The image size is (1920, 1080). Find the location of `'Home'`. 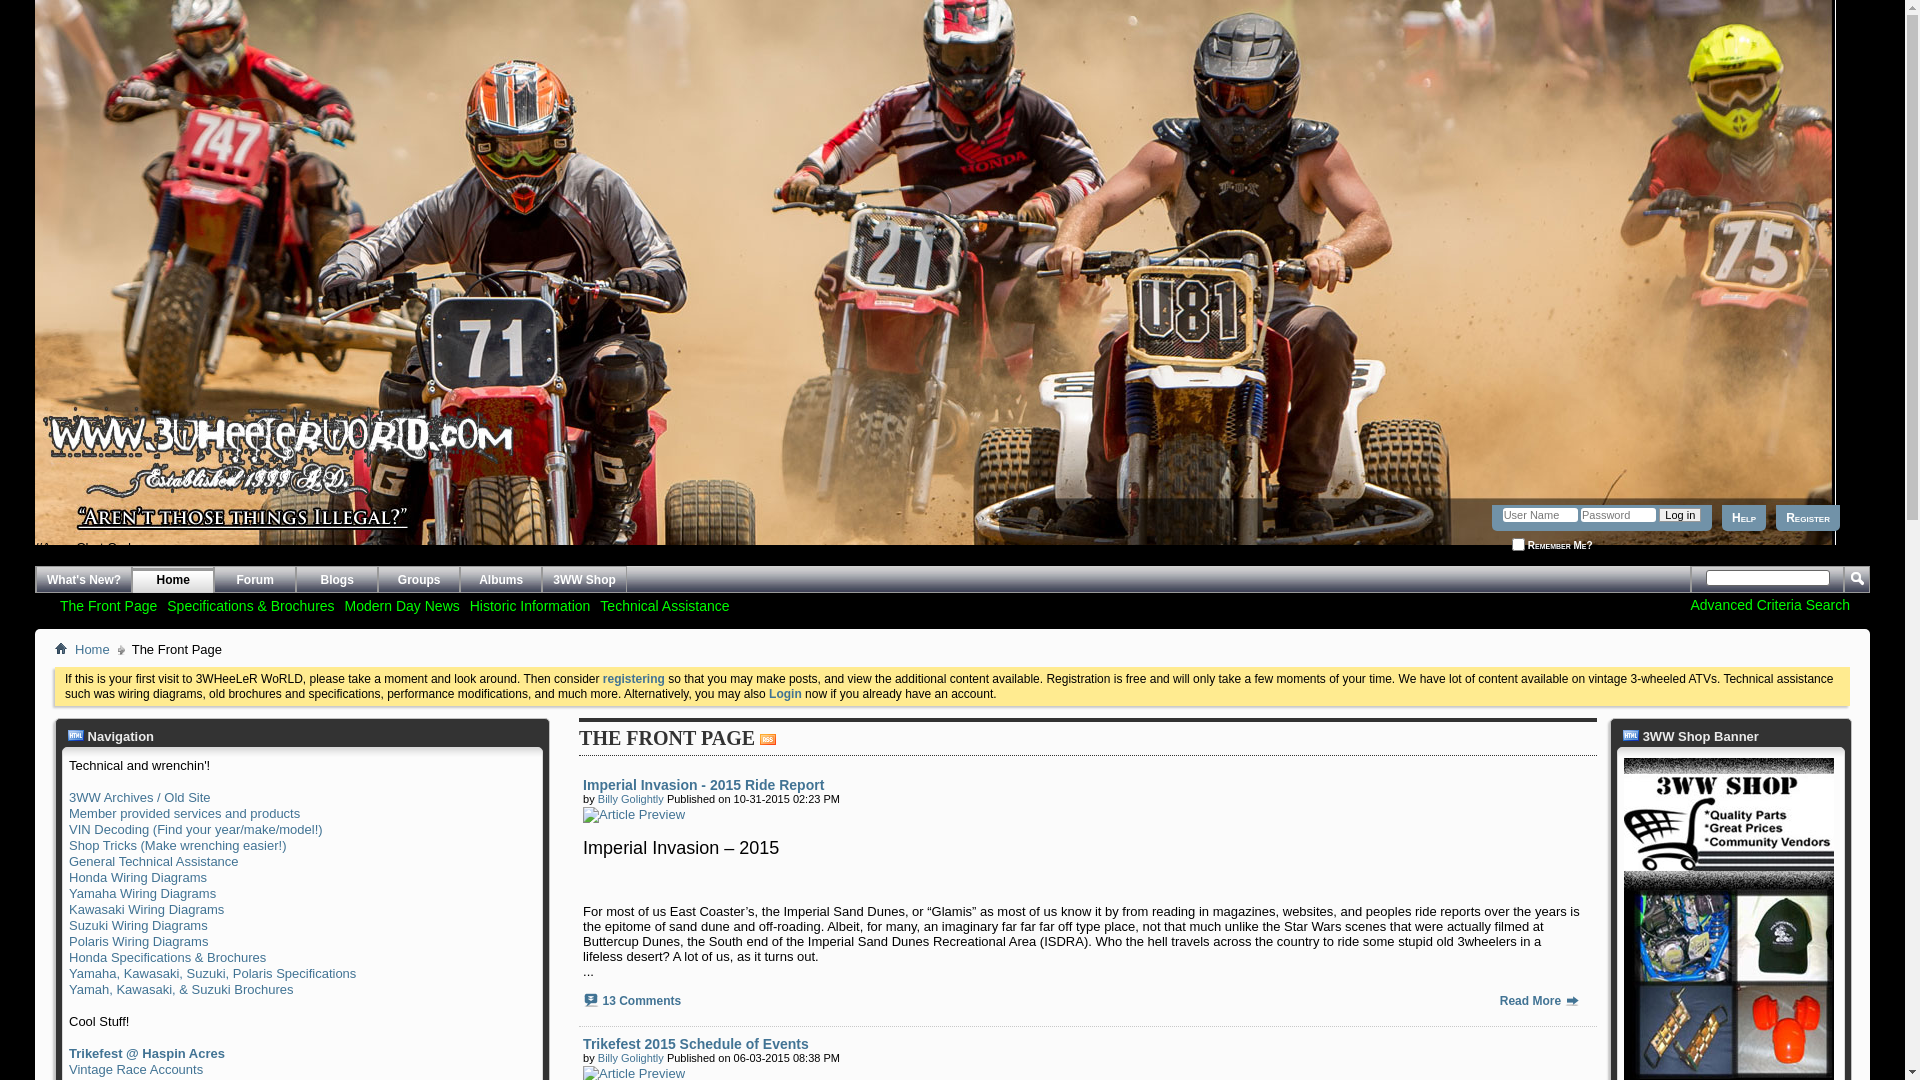

'Home' is located at coordinates (61, 648).